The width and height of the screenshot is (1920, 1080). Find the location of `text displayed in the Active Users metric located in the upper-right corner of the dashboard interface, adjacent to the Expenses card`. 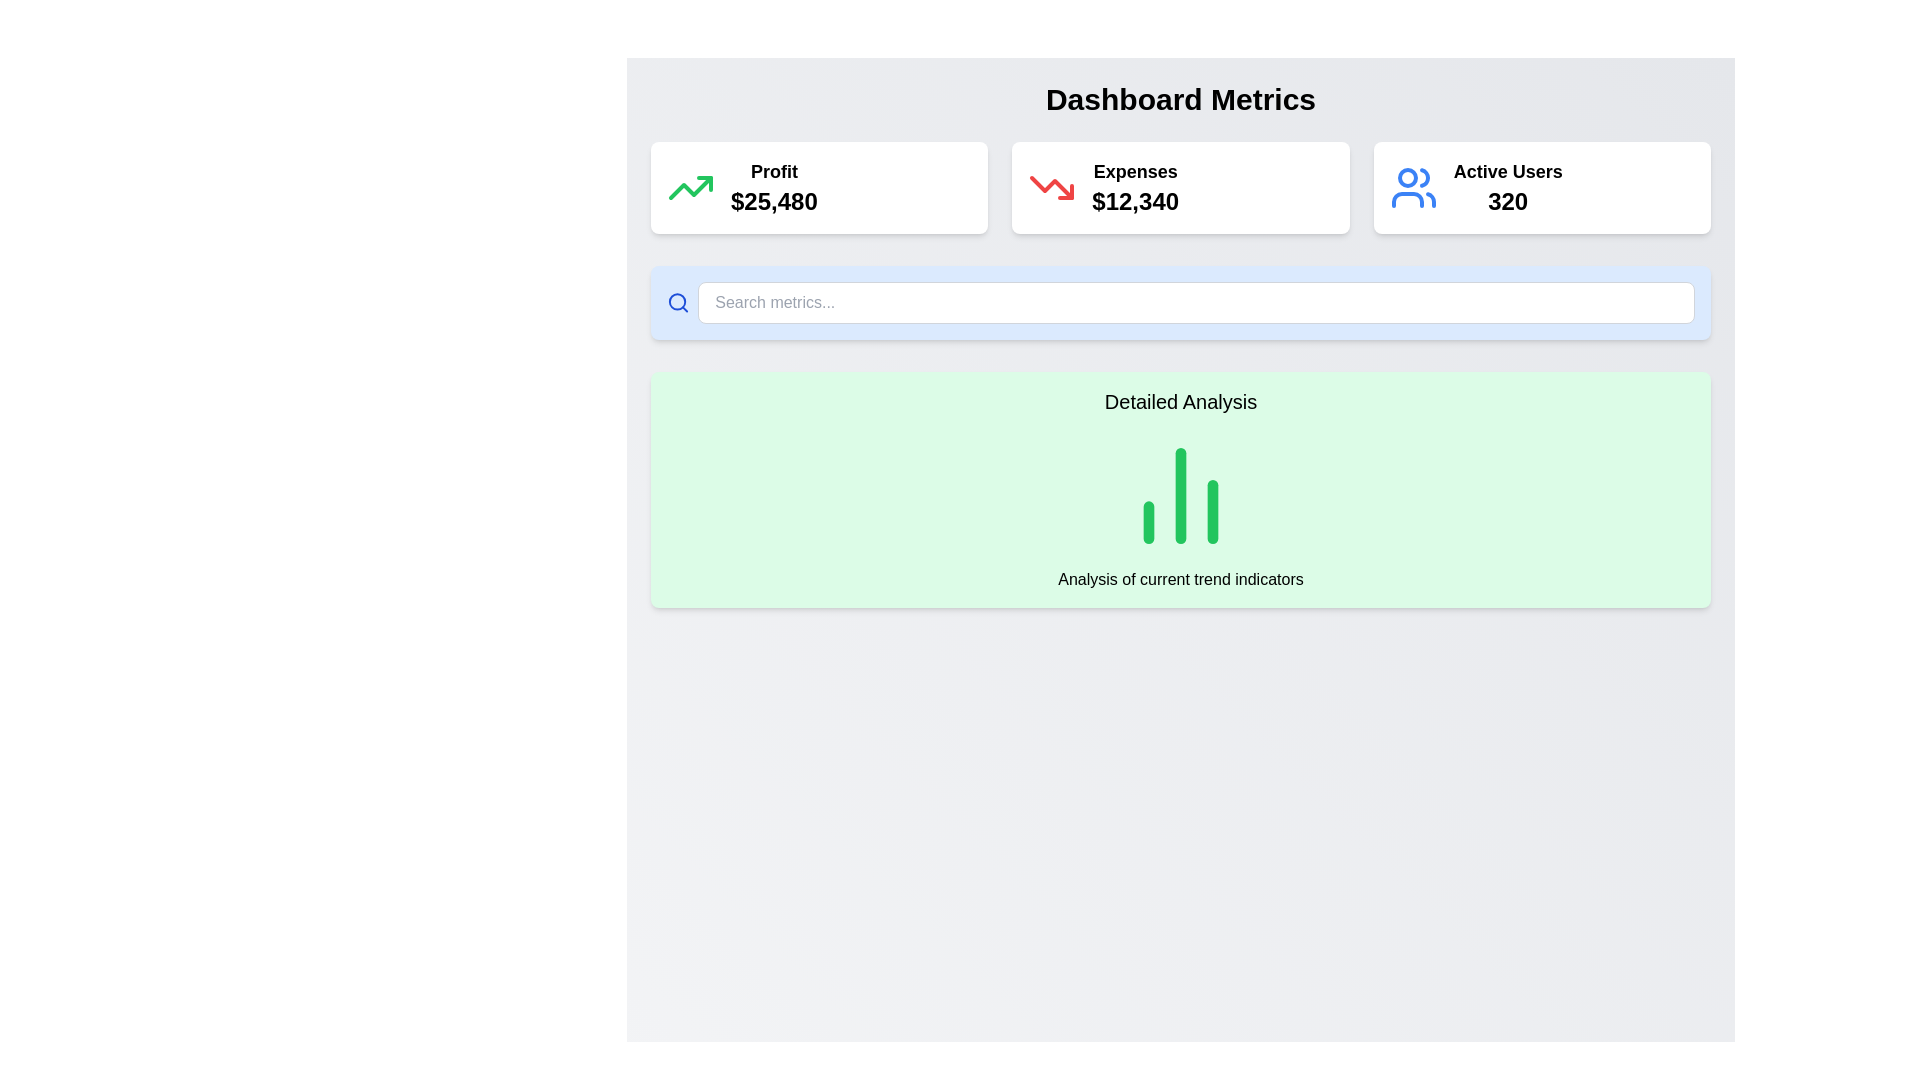

text displayed in the Active Users metric located in the upper-right corner of the dashboard interface, adjacent to the Expenses card is located at coordinates (1508, 188).